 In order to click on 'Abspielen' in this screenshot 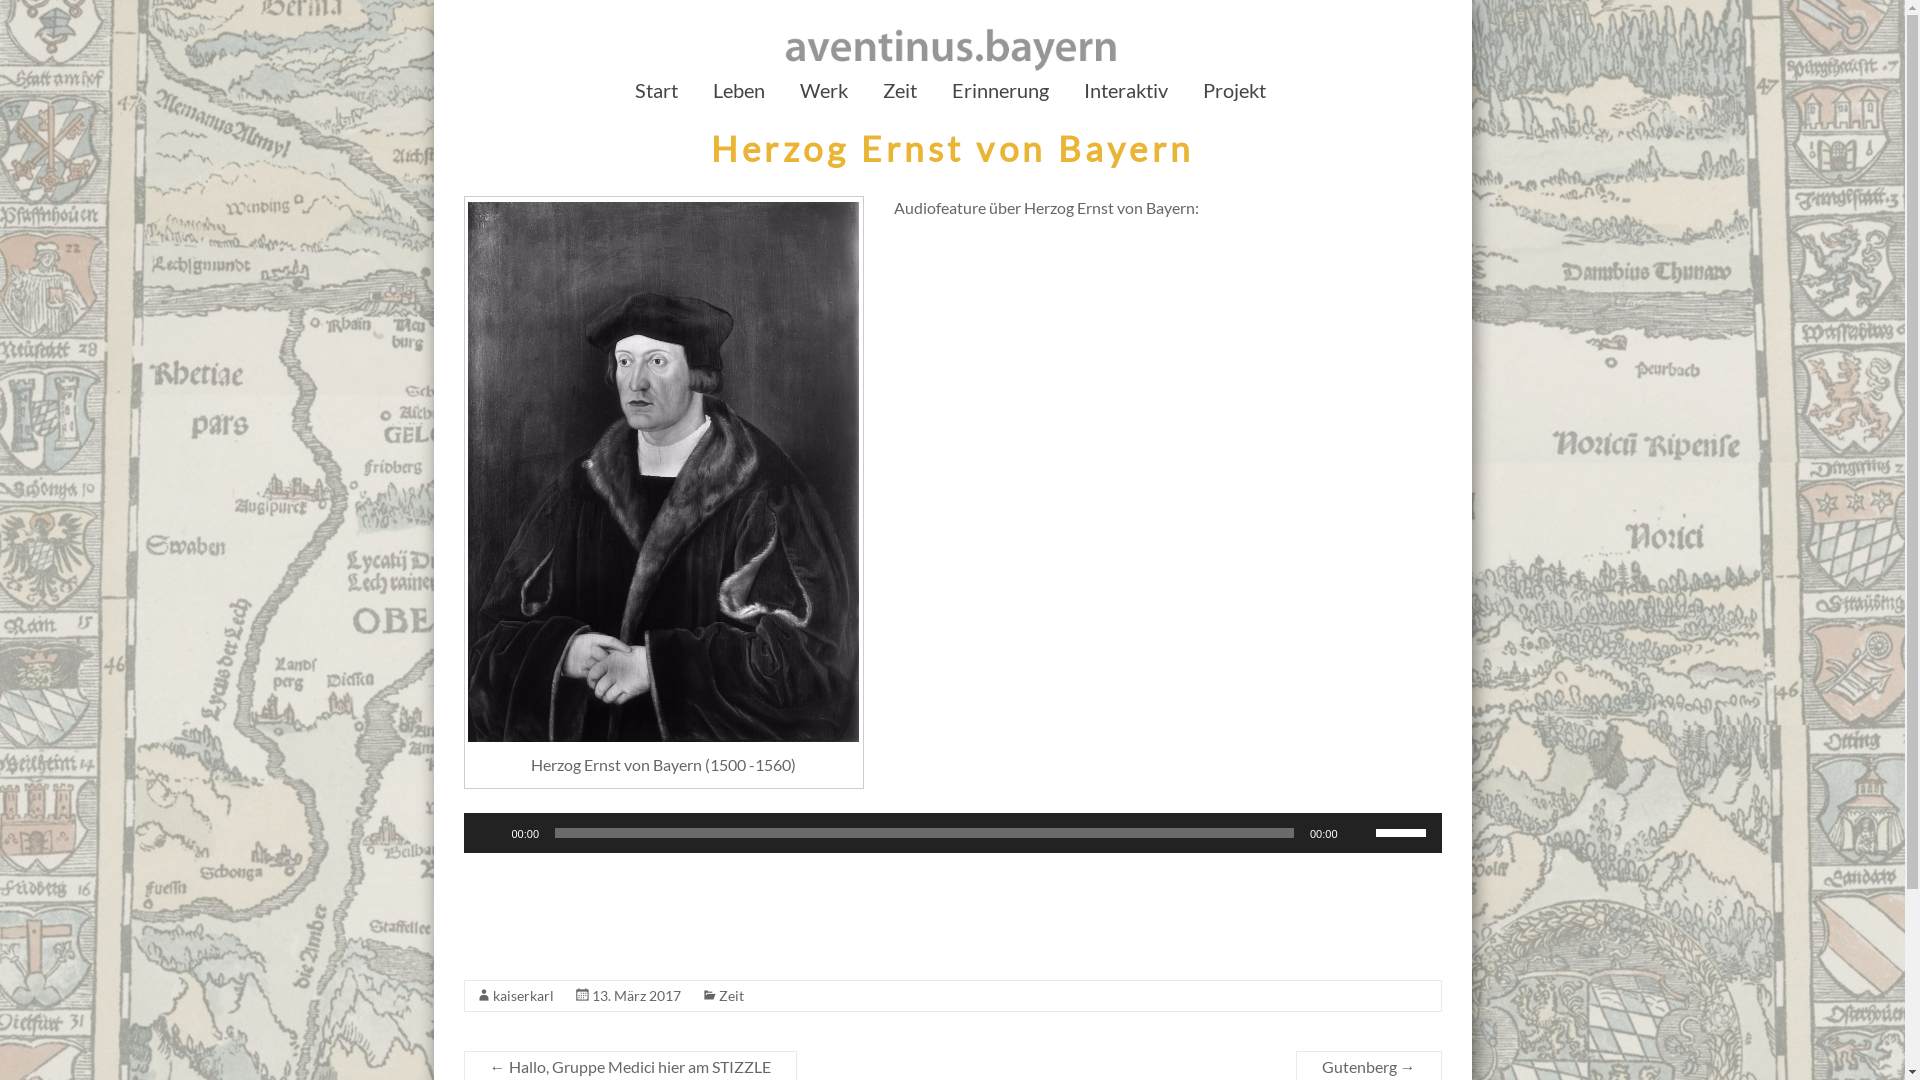, I will do `click(489, 833)`.